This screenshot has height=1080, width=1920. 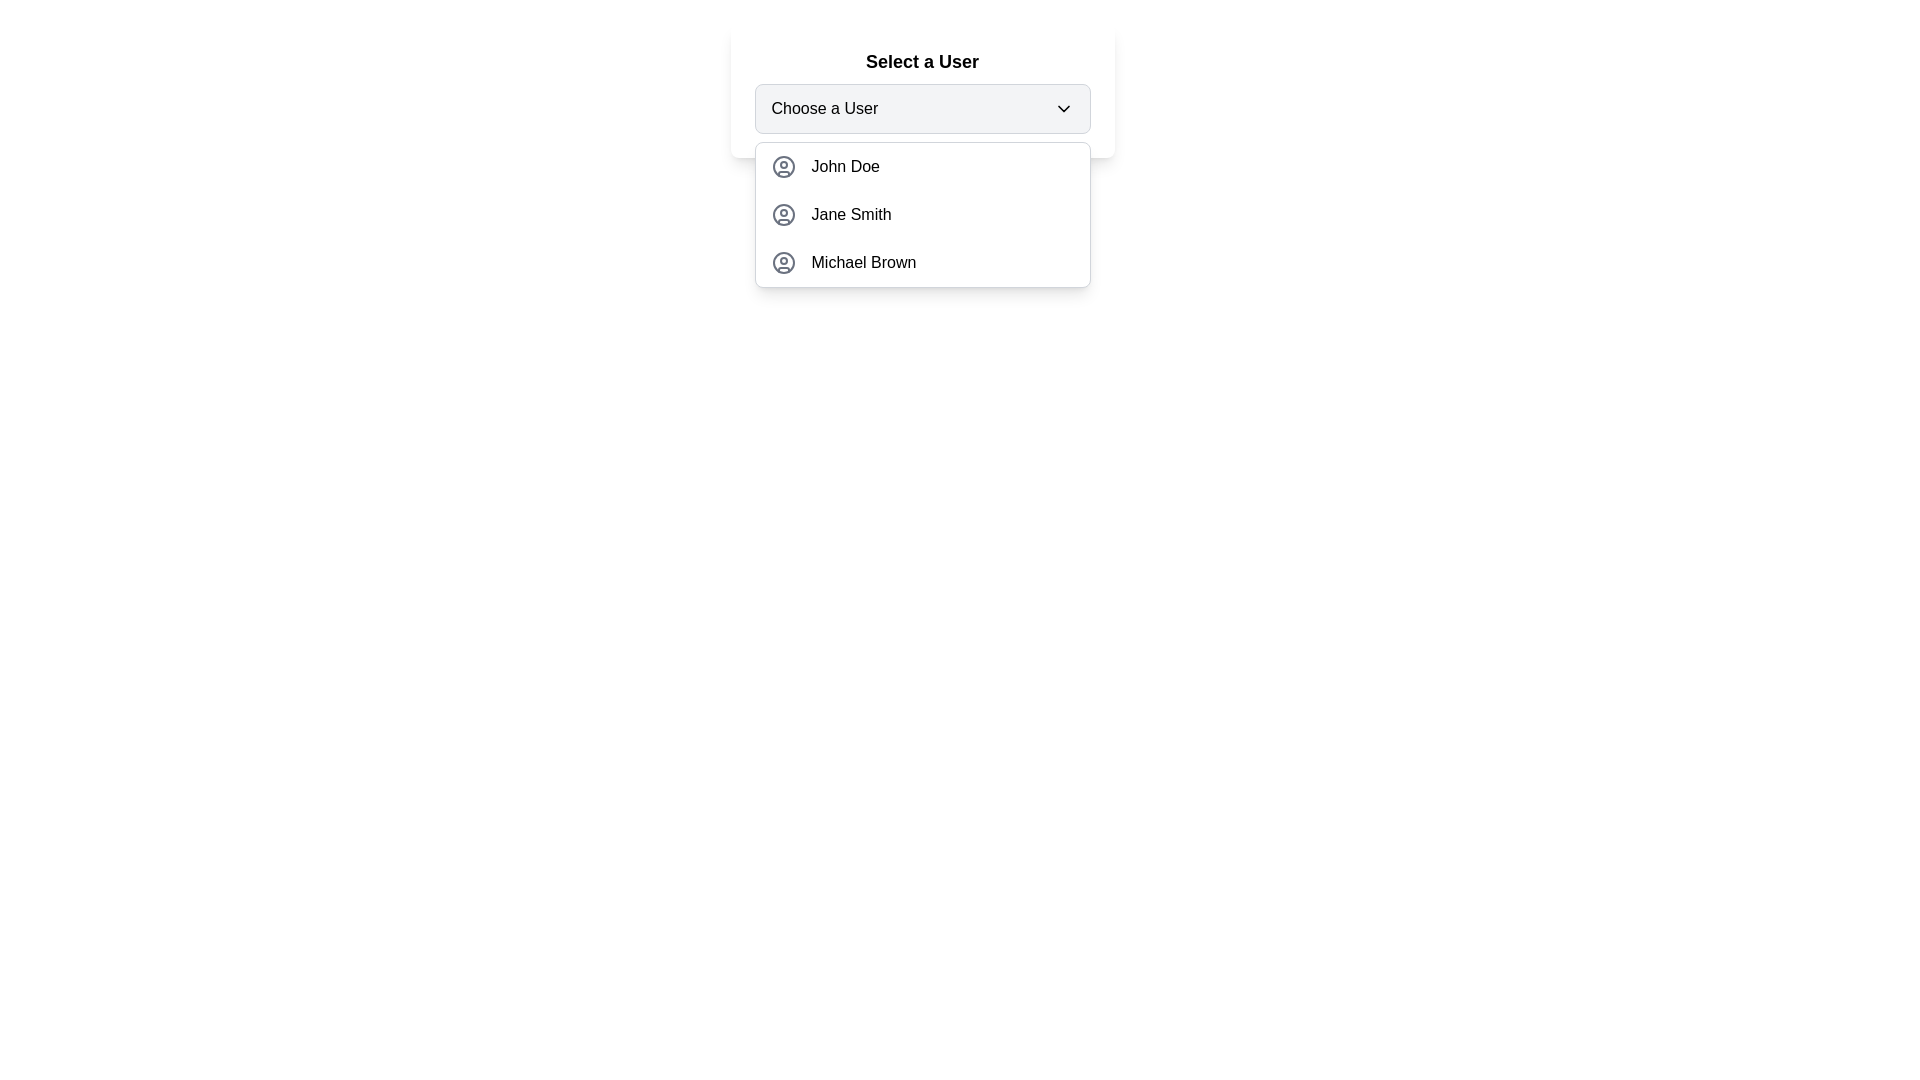 What do you see at coordinates (851, 215) in the screenshot?
I see `the second user name in the dropdown menu under the 'Select a User' section` at bounding box center [851, 215].